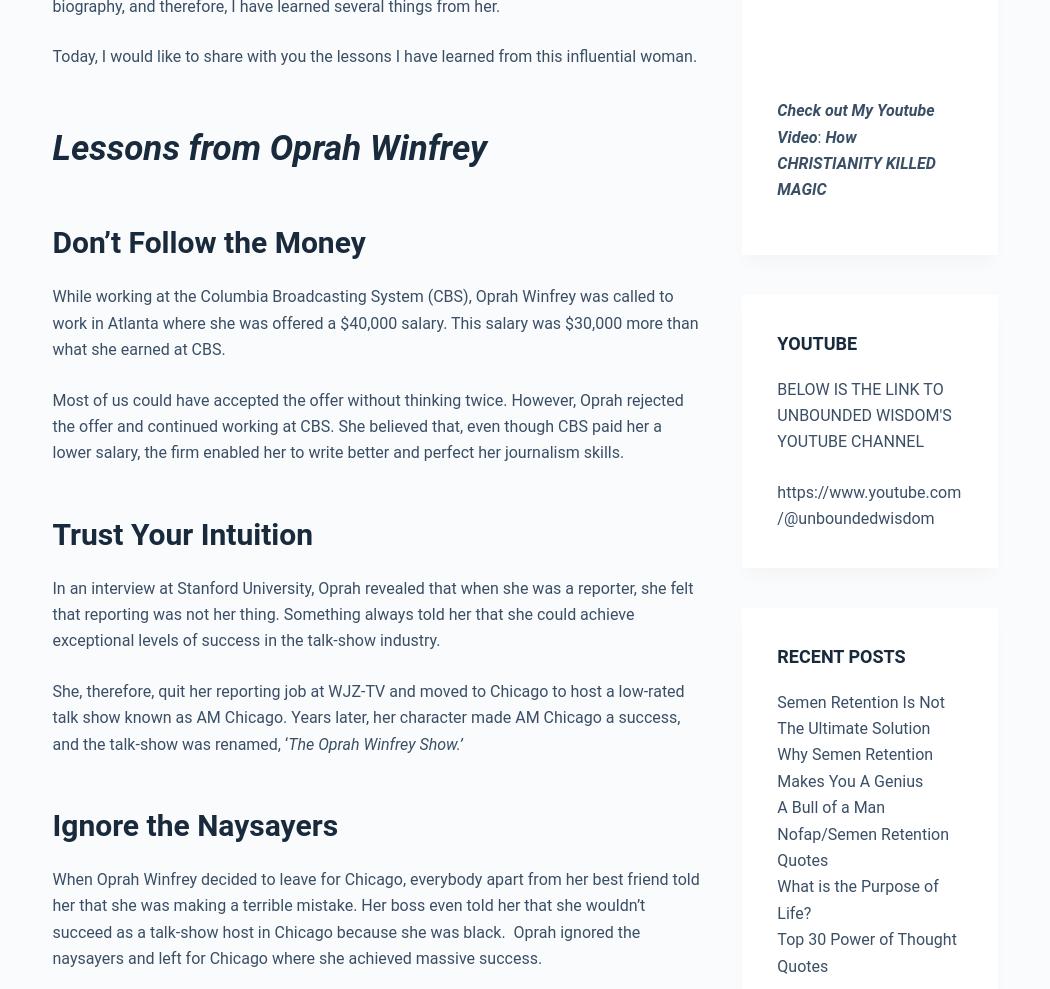 The width and height of the screenshot is (1050, 989). Describe the element at coordinates (702, 660) in the screenshot. I see `'The 5 Major Stages You Must Go Through When Chasing Your Dreams'` at that location.